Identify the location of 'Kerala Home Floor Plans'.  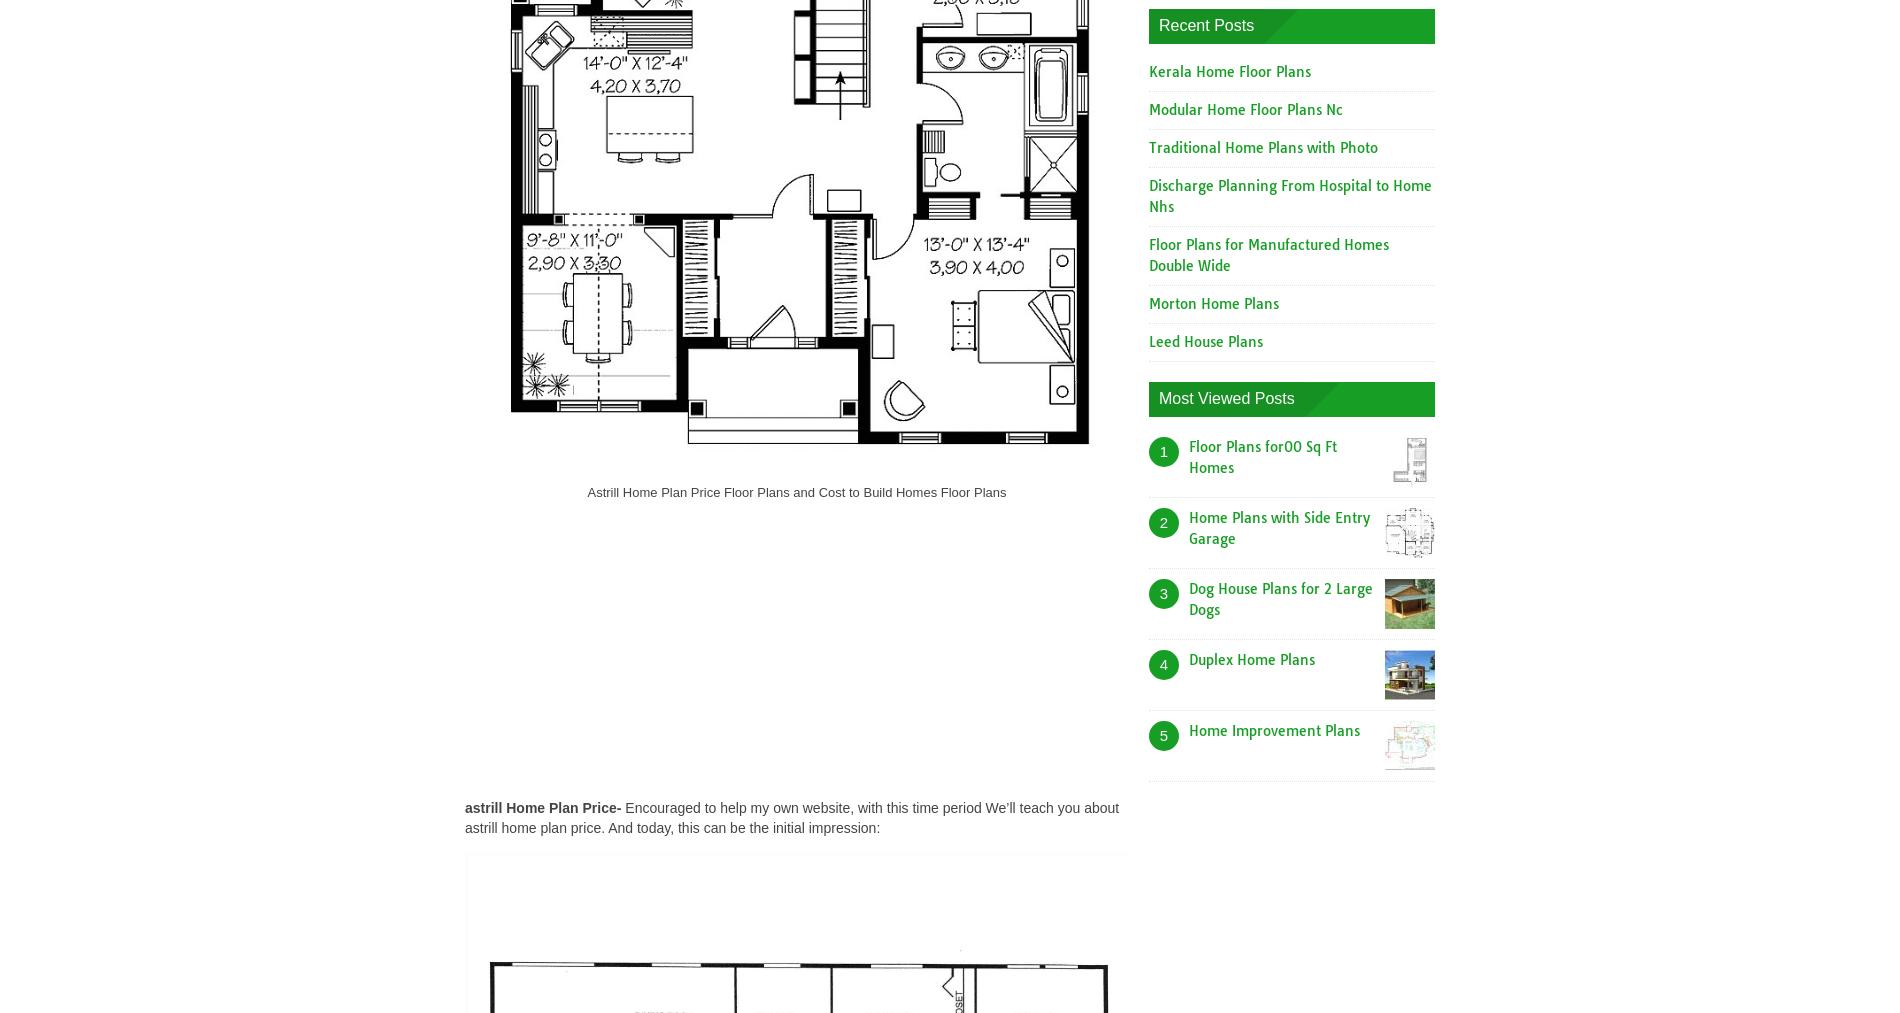
(1229, 70).